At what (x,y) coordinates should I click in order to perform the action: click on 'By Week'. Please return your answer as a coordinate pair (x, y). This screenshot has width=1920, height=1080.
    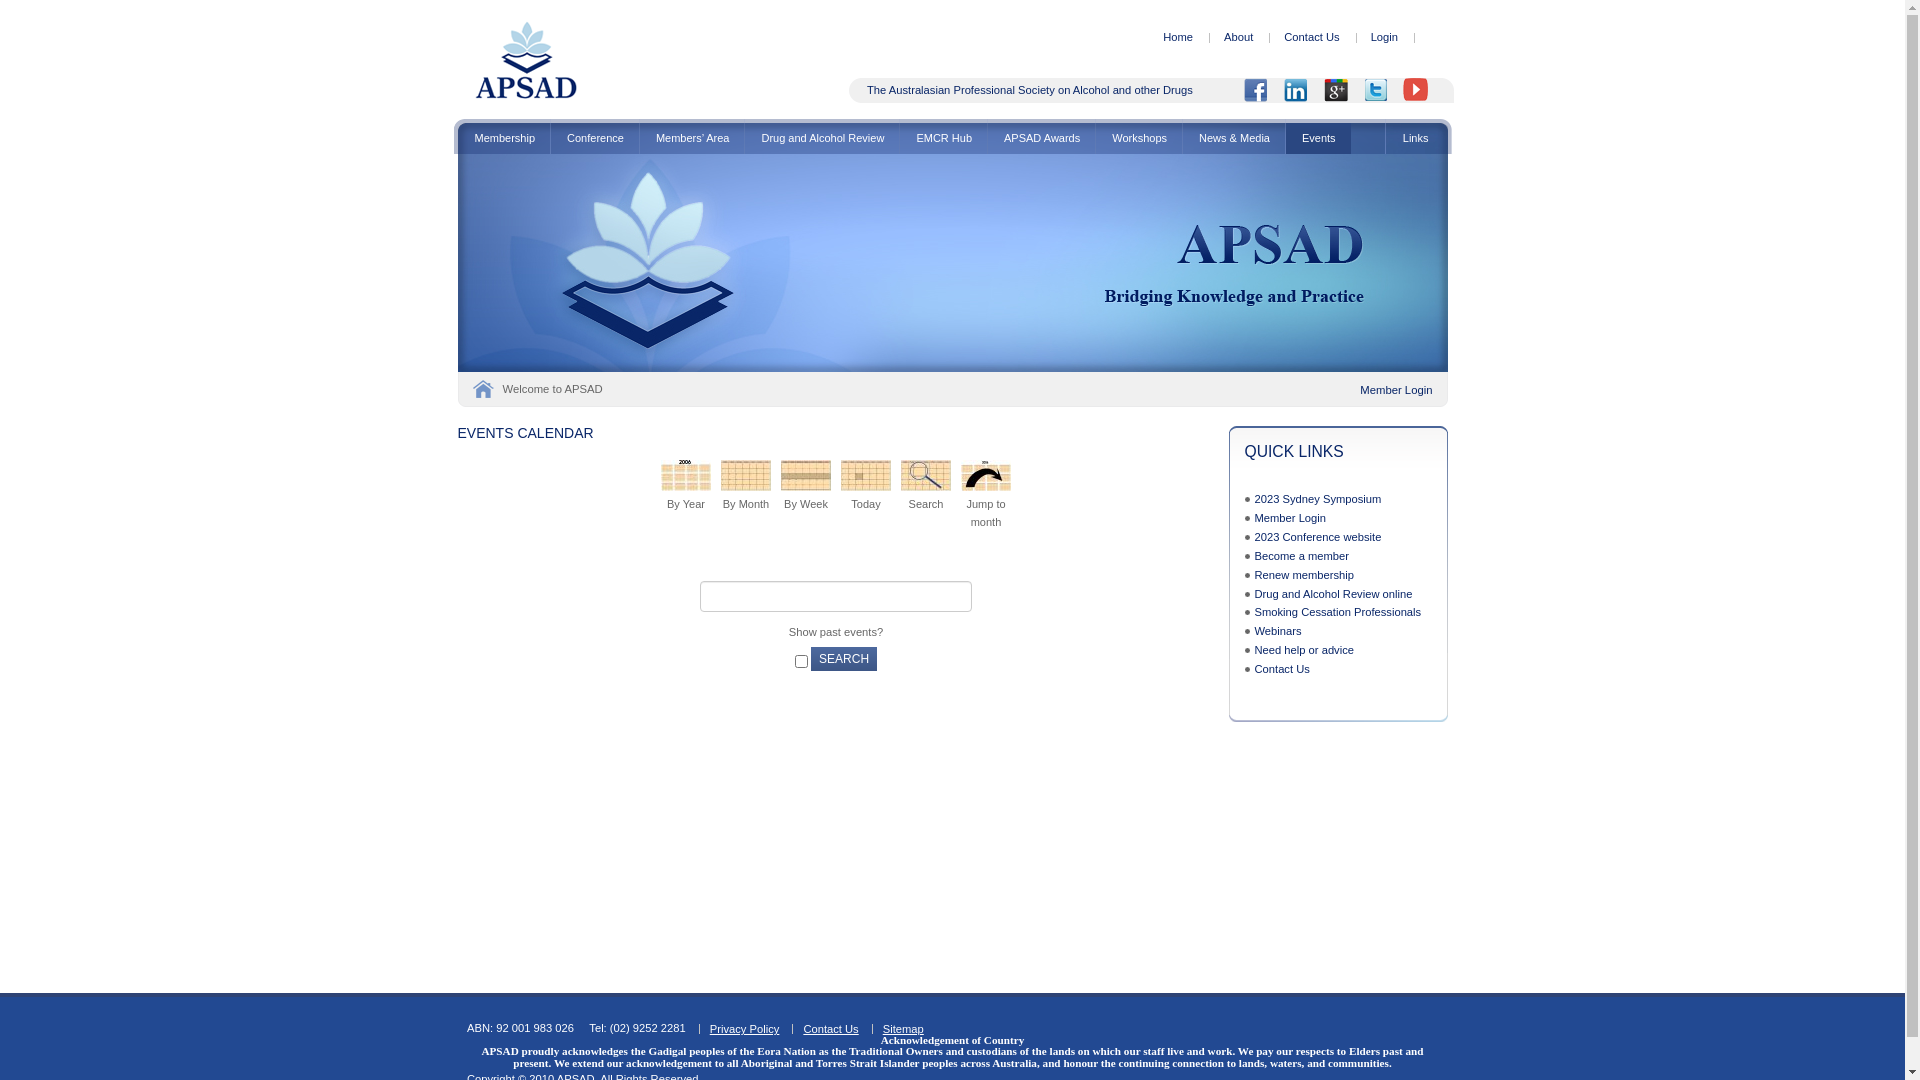
    Looking at the image, I should click on (806, 475).